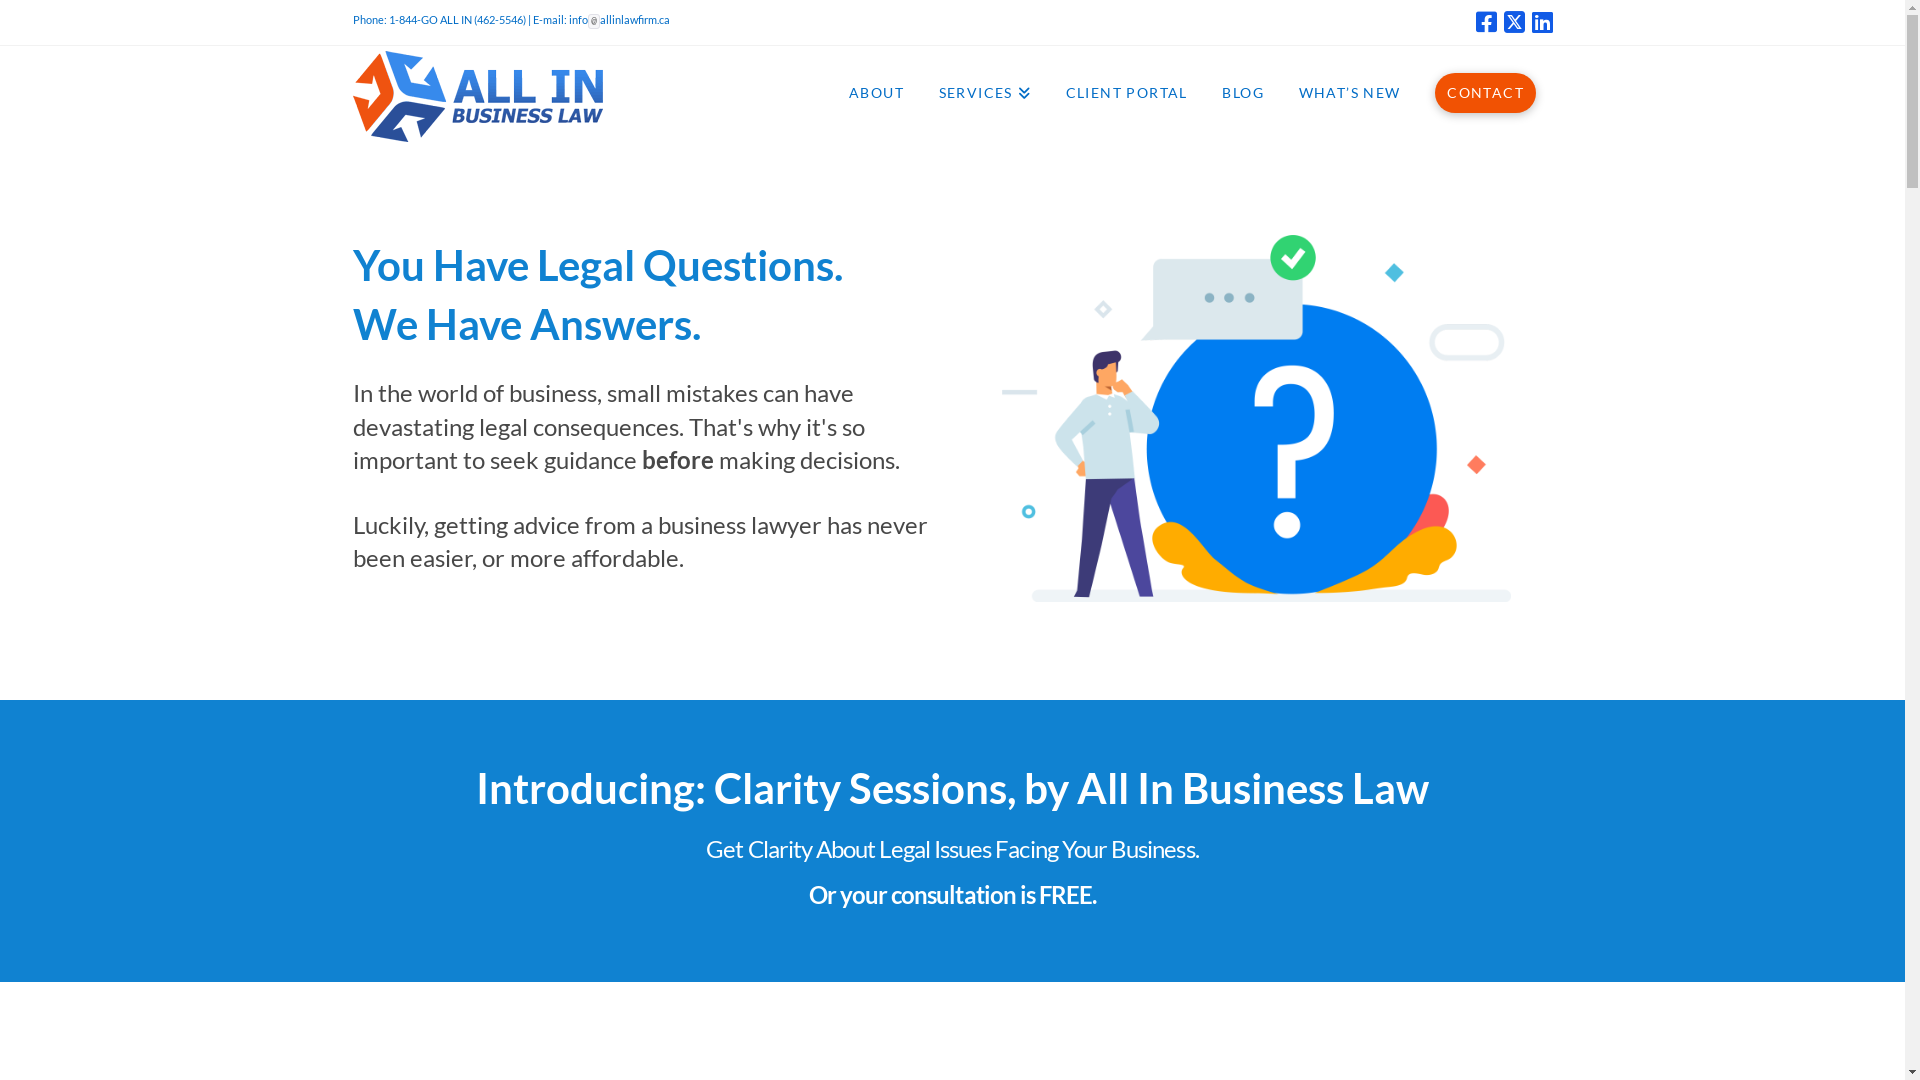  What do you see at coordinates (1541, 22) in the screenshot?
I see `'LinkedIn'` at bounding box center [1541, 22].